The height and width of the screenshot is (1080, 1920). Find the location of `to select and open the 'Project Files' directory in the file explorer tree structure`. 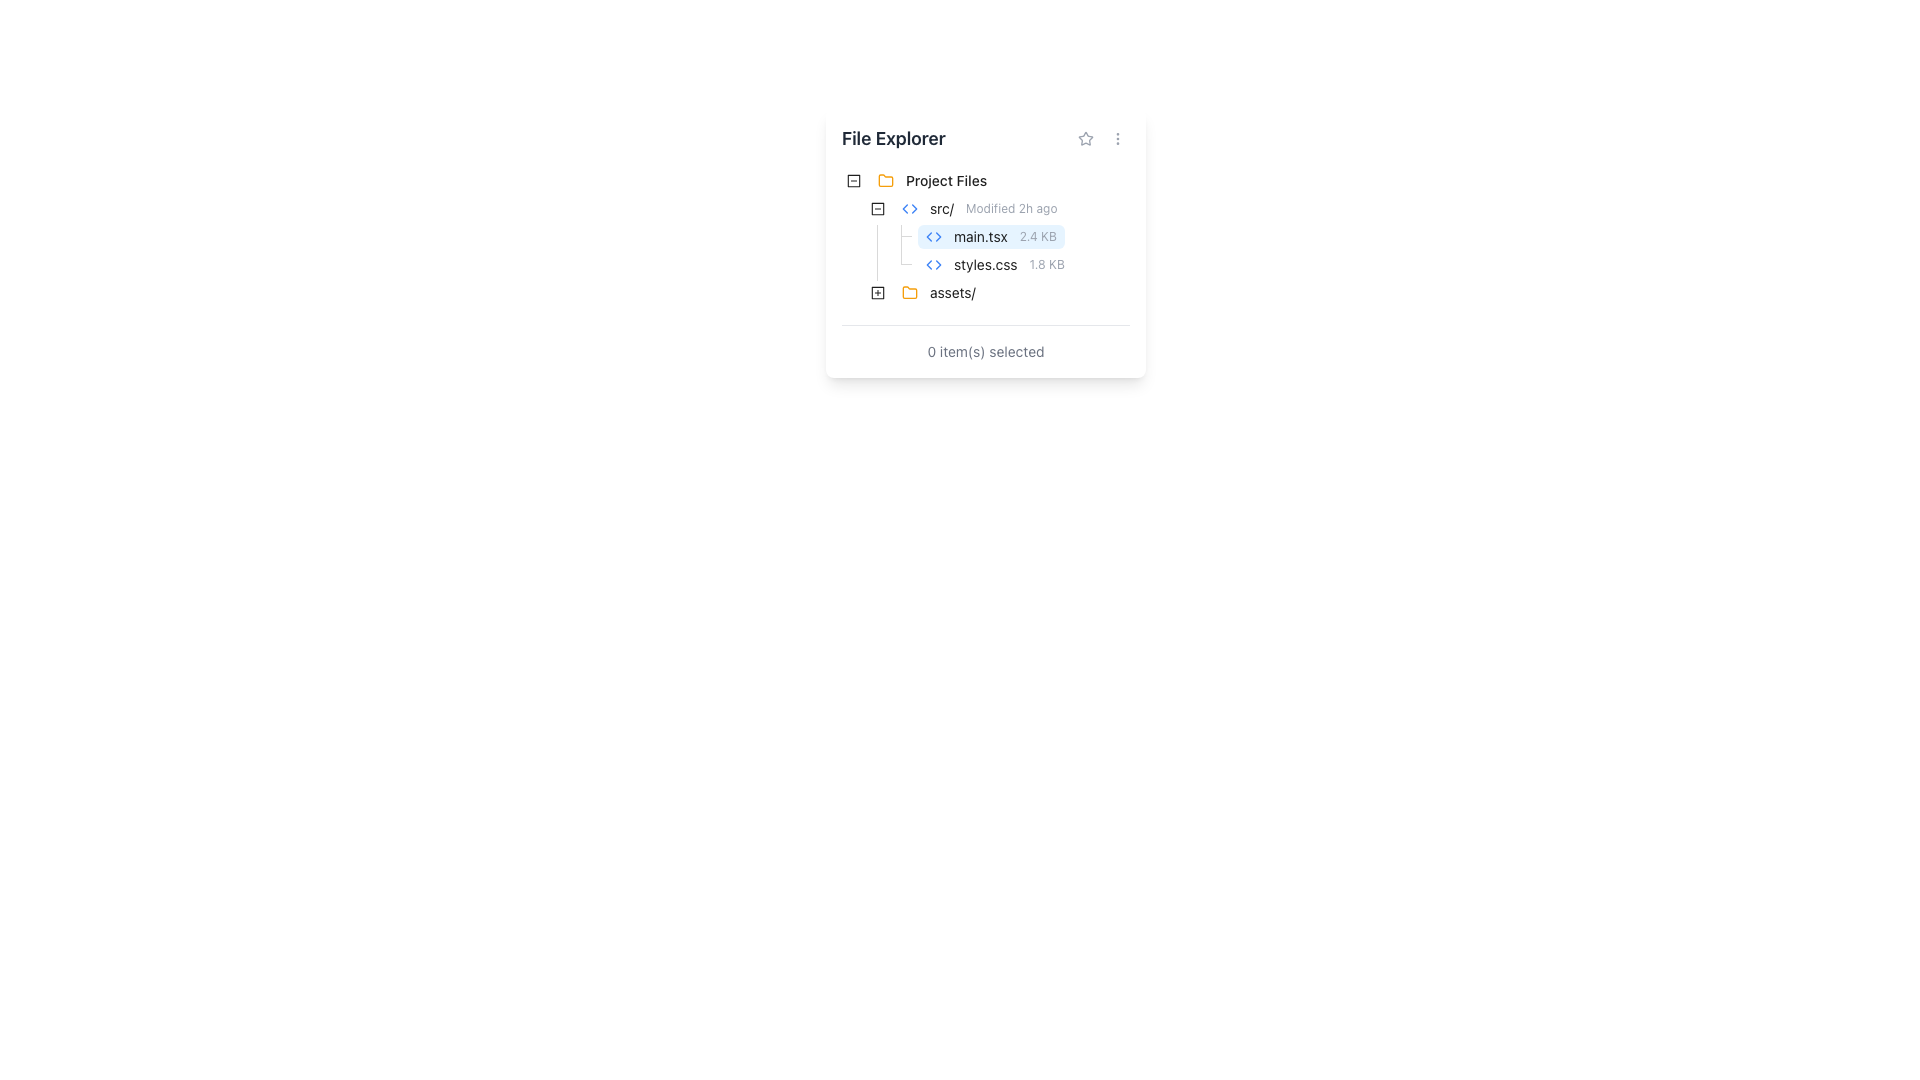

to select and open the 'Project Files' directory in the file explorer tree structure is located at coordinates (939, 181).